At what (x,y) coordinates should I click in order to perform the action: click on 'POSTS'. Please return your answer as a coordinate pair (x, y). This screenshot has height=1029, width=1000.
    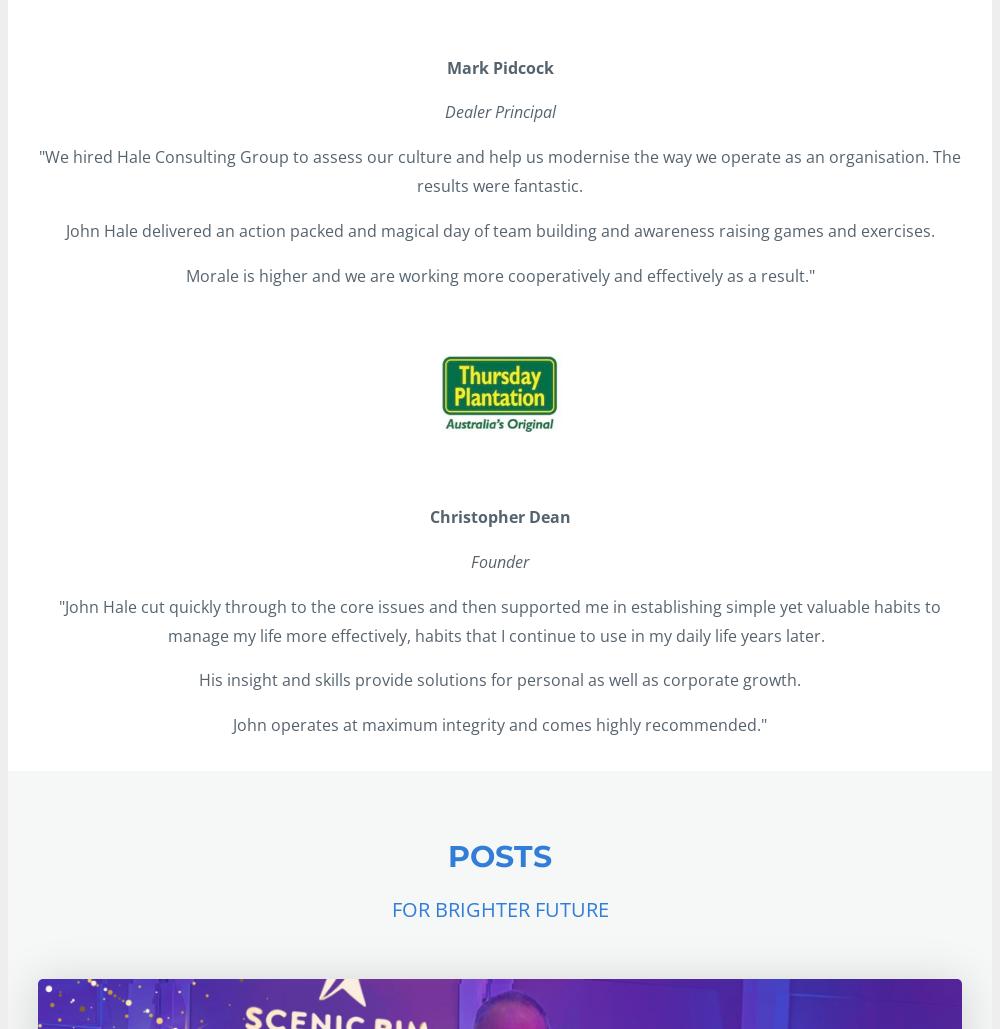
    Looking at the image, I should click on (500, 854).